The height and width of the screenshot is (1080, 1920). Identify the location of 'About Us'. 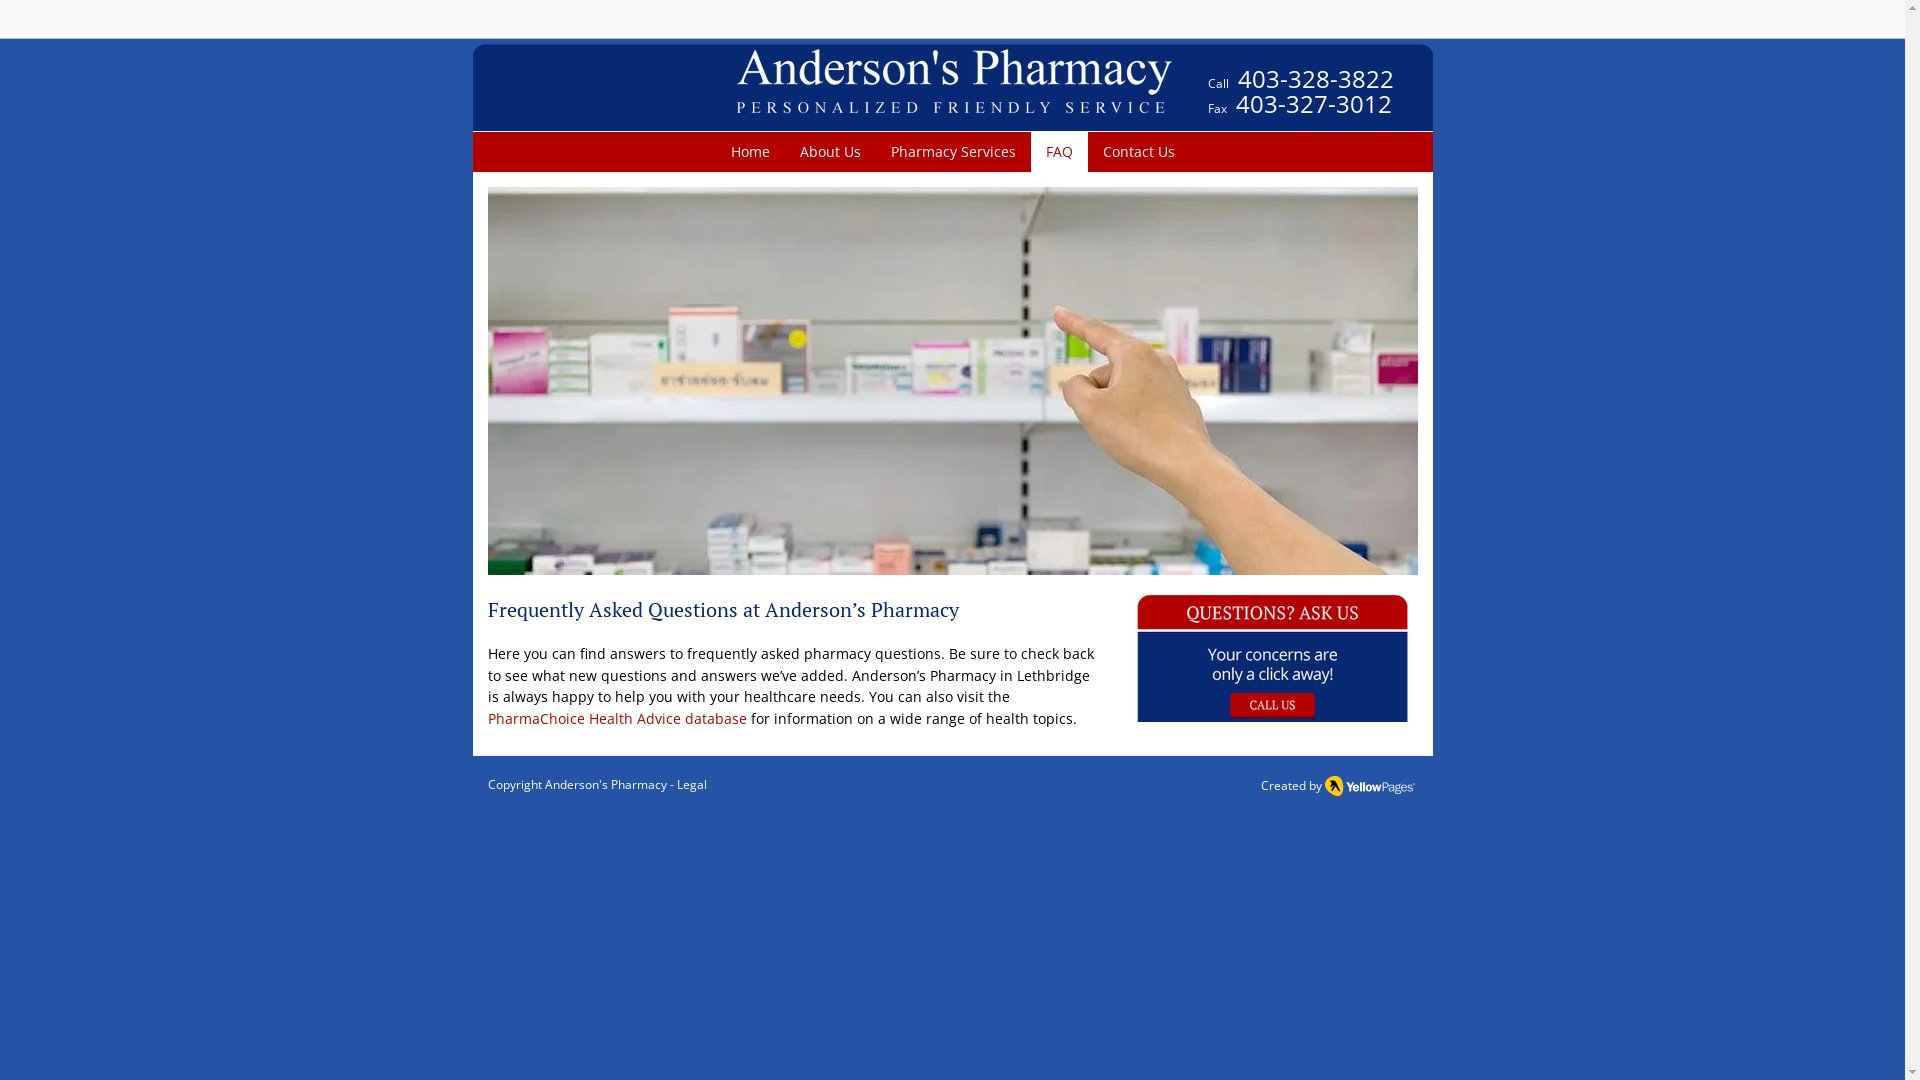
(829, 150).